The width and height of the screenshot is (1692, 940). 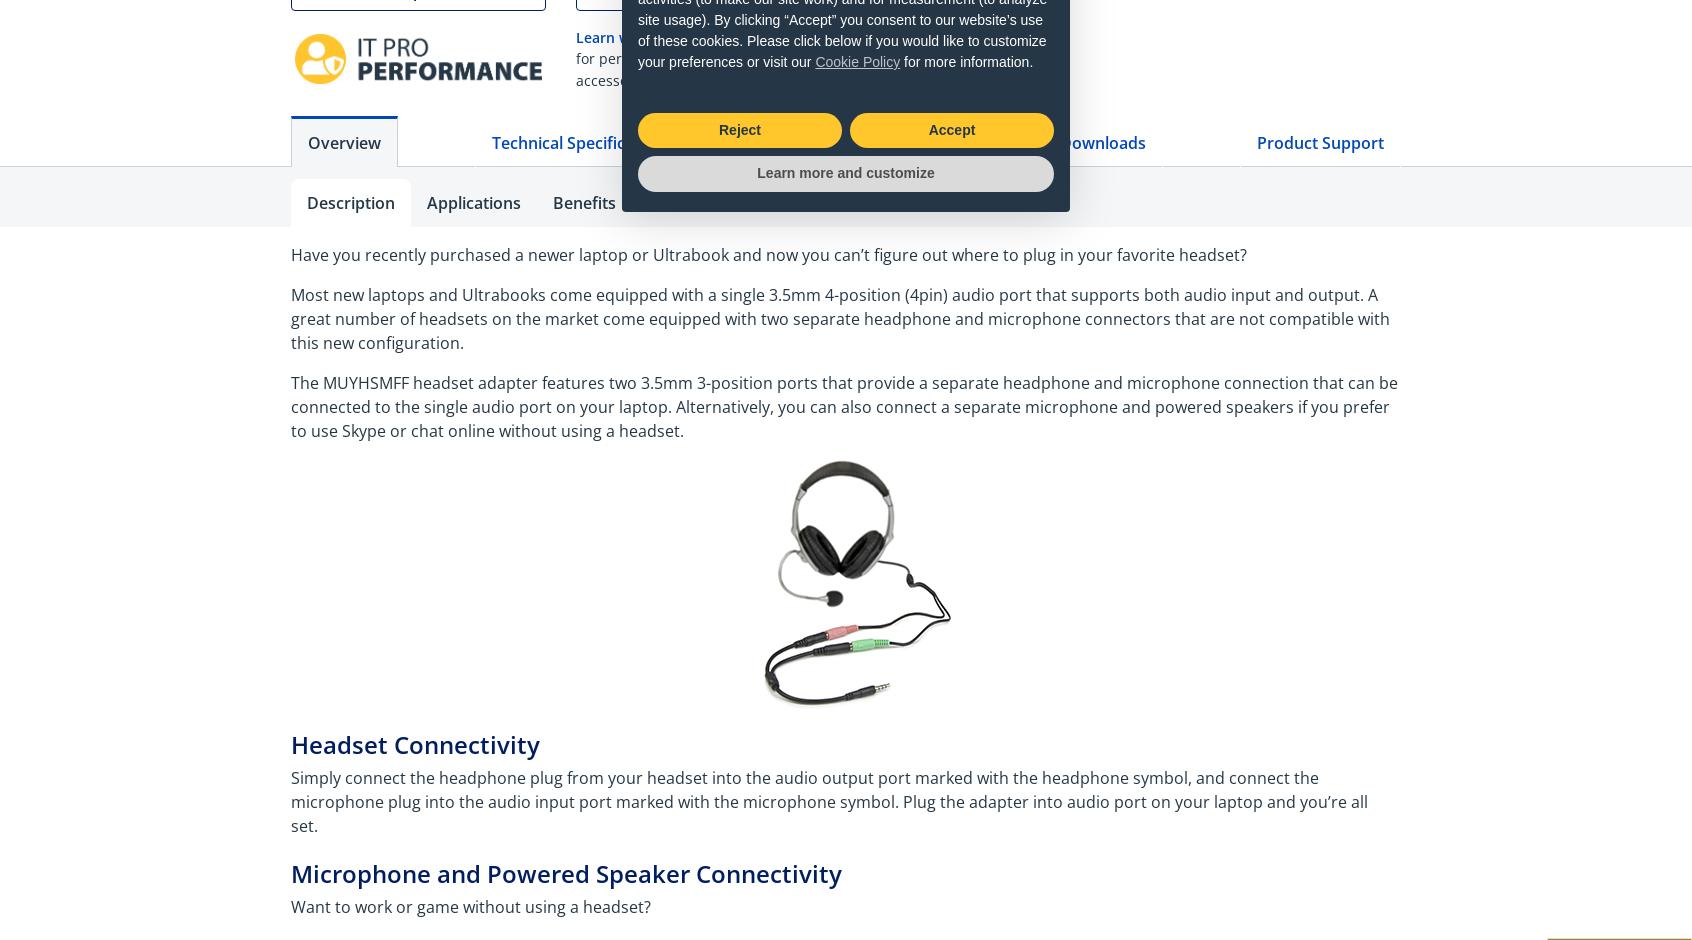 I want to click on 'Headset Connectivity', so click(x=421, y=744).